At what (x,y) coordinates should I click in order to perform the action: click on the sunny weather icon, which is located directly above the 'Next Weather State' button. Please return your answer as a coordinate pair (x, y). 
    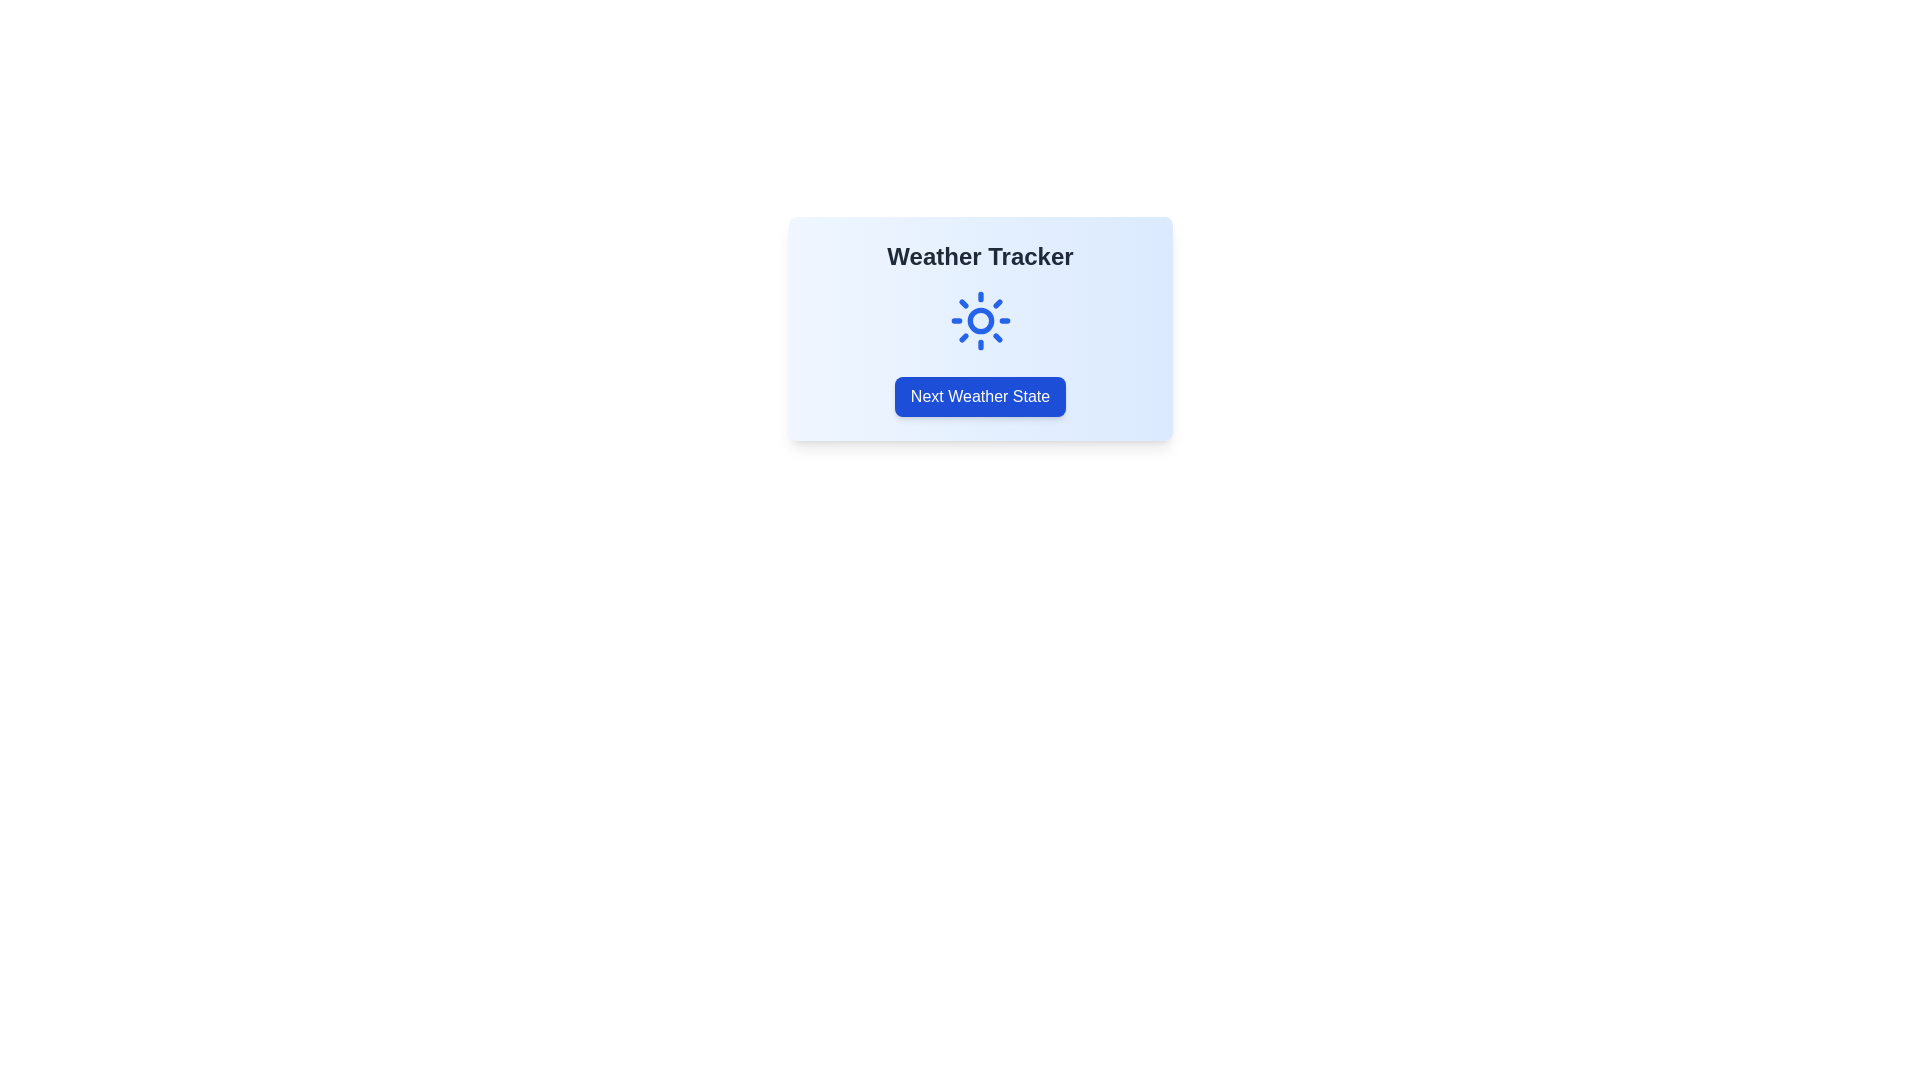
    Looking at the image, I should click on (980, 319).